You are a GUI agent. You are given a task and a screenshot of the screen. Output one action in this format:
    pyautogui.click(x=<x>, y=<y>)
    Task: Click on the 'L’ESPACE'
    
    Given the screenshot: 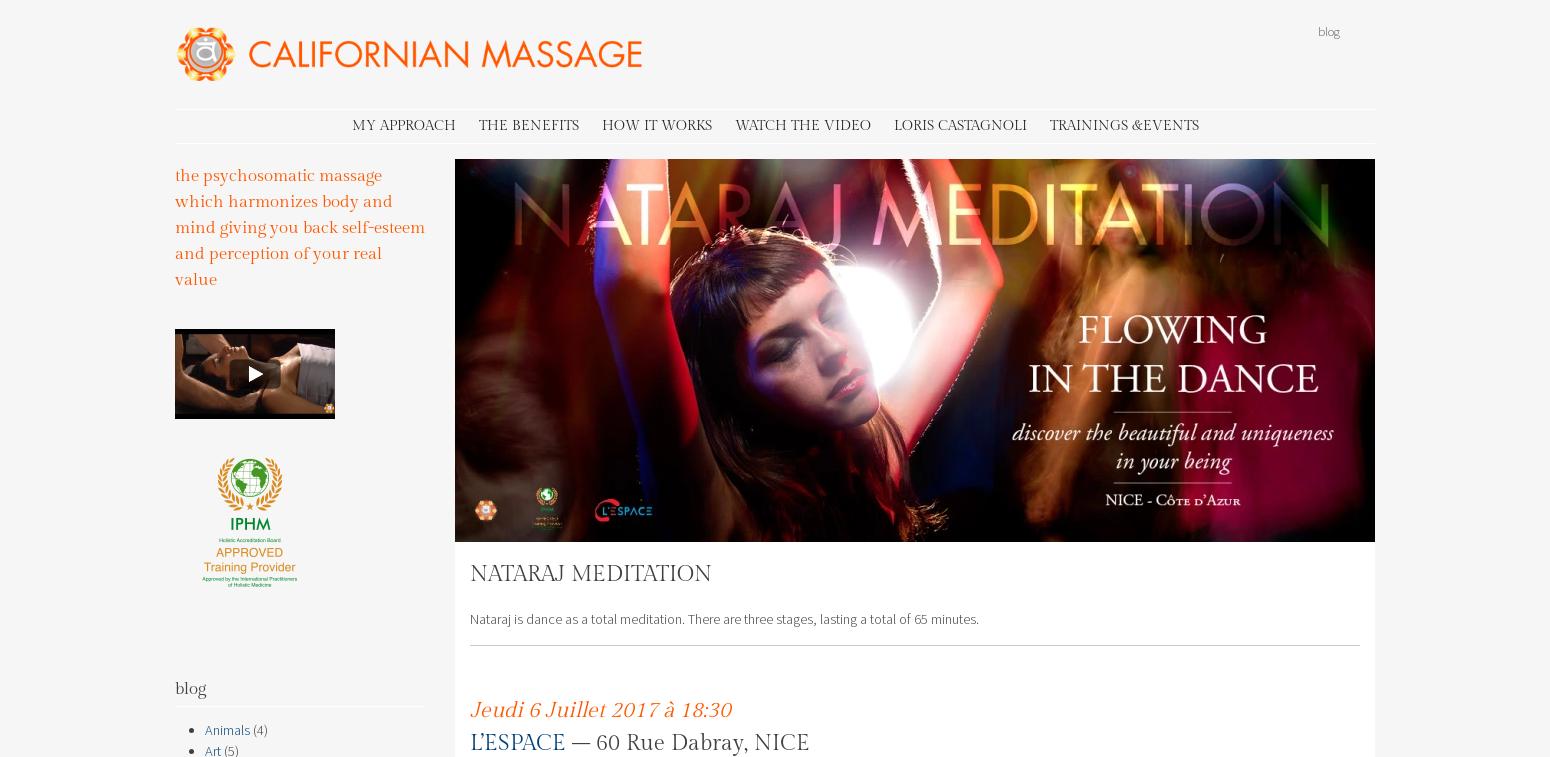 What is the action you would take?
    pyautogui.click(x=517, y=742)
    